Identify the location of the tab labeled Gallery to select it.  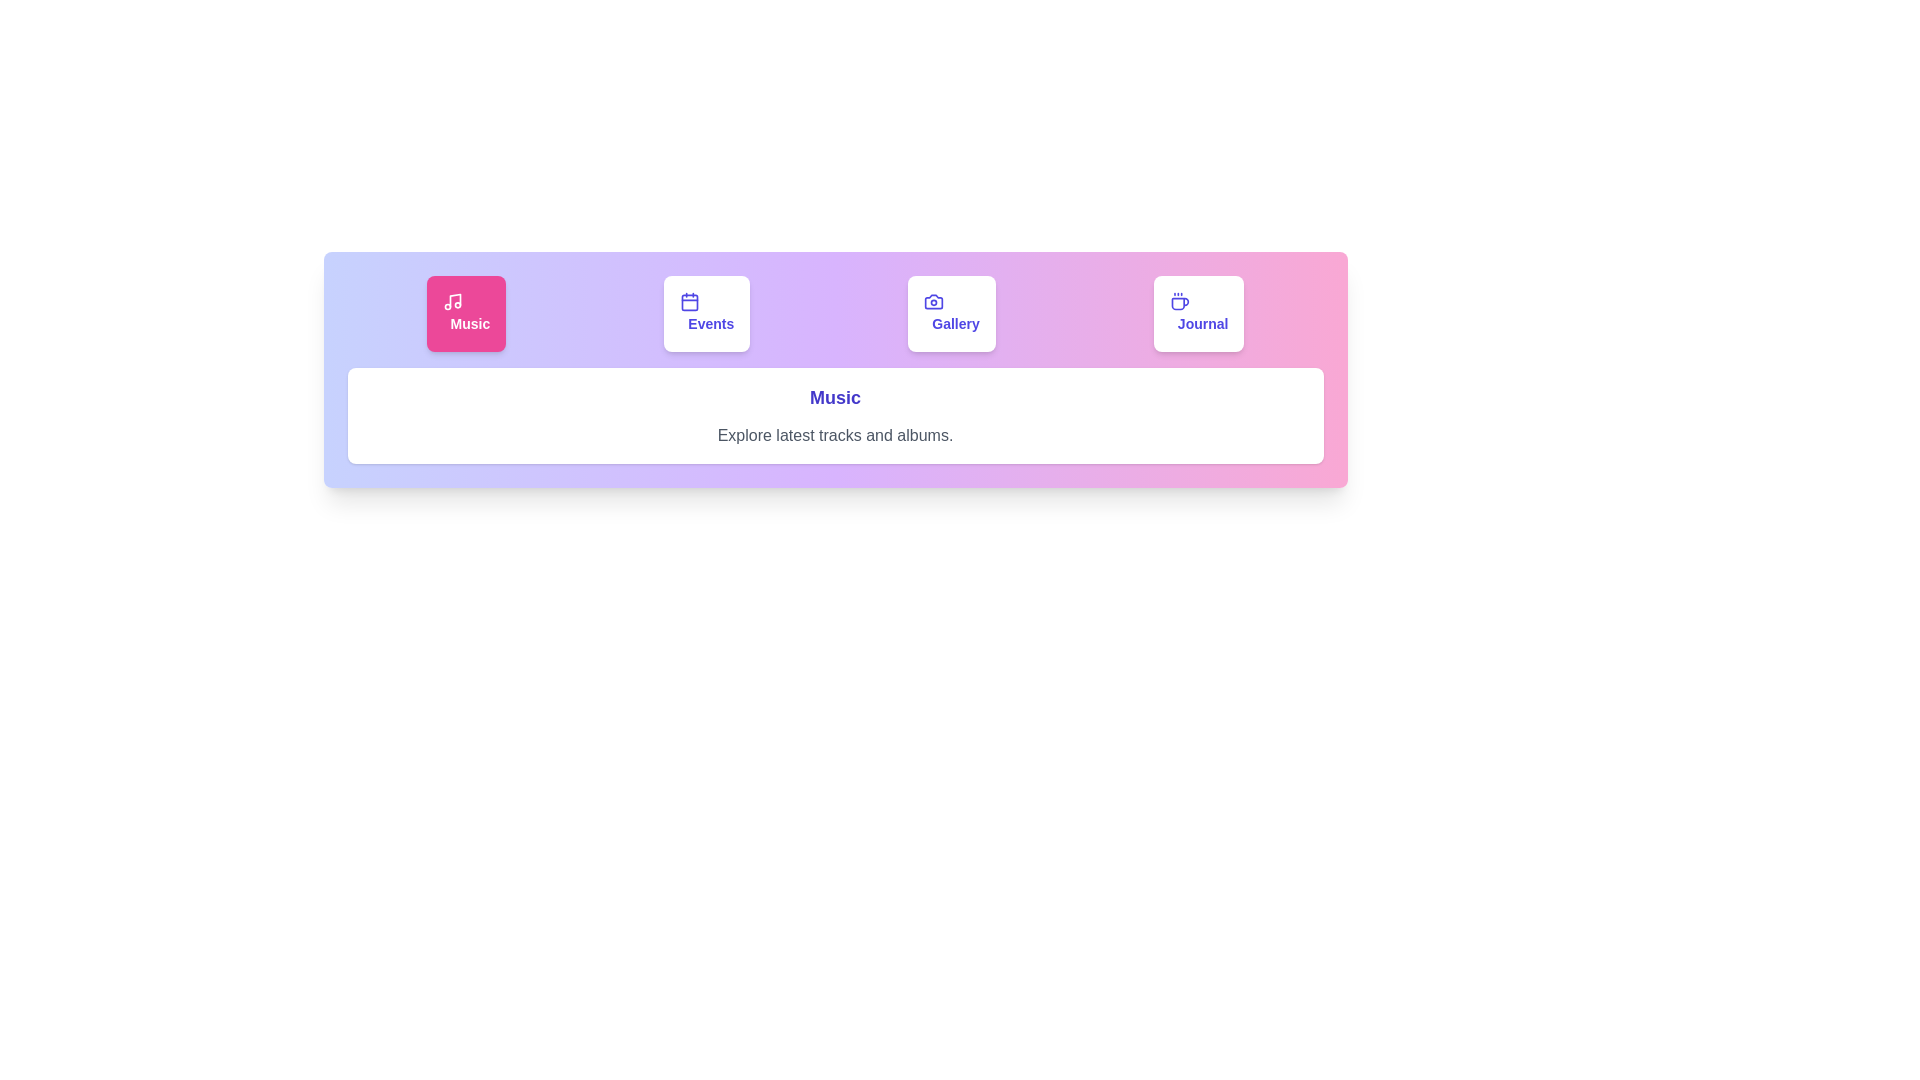
(951, 313).